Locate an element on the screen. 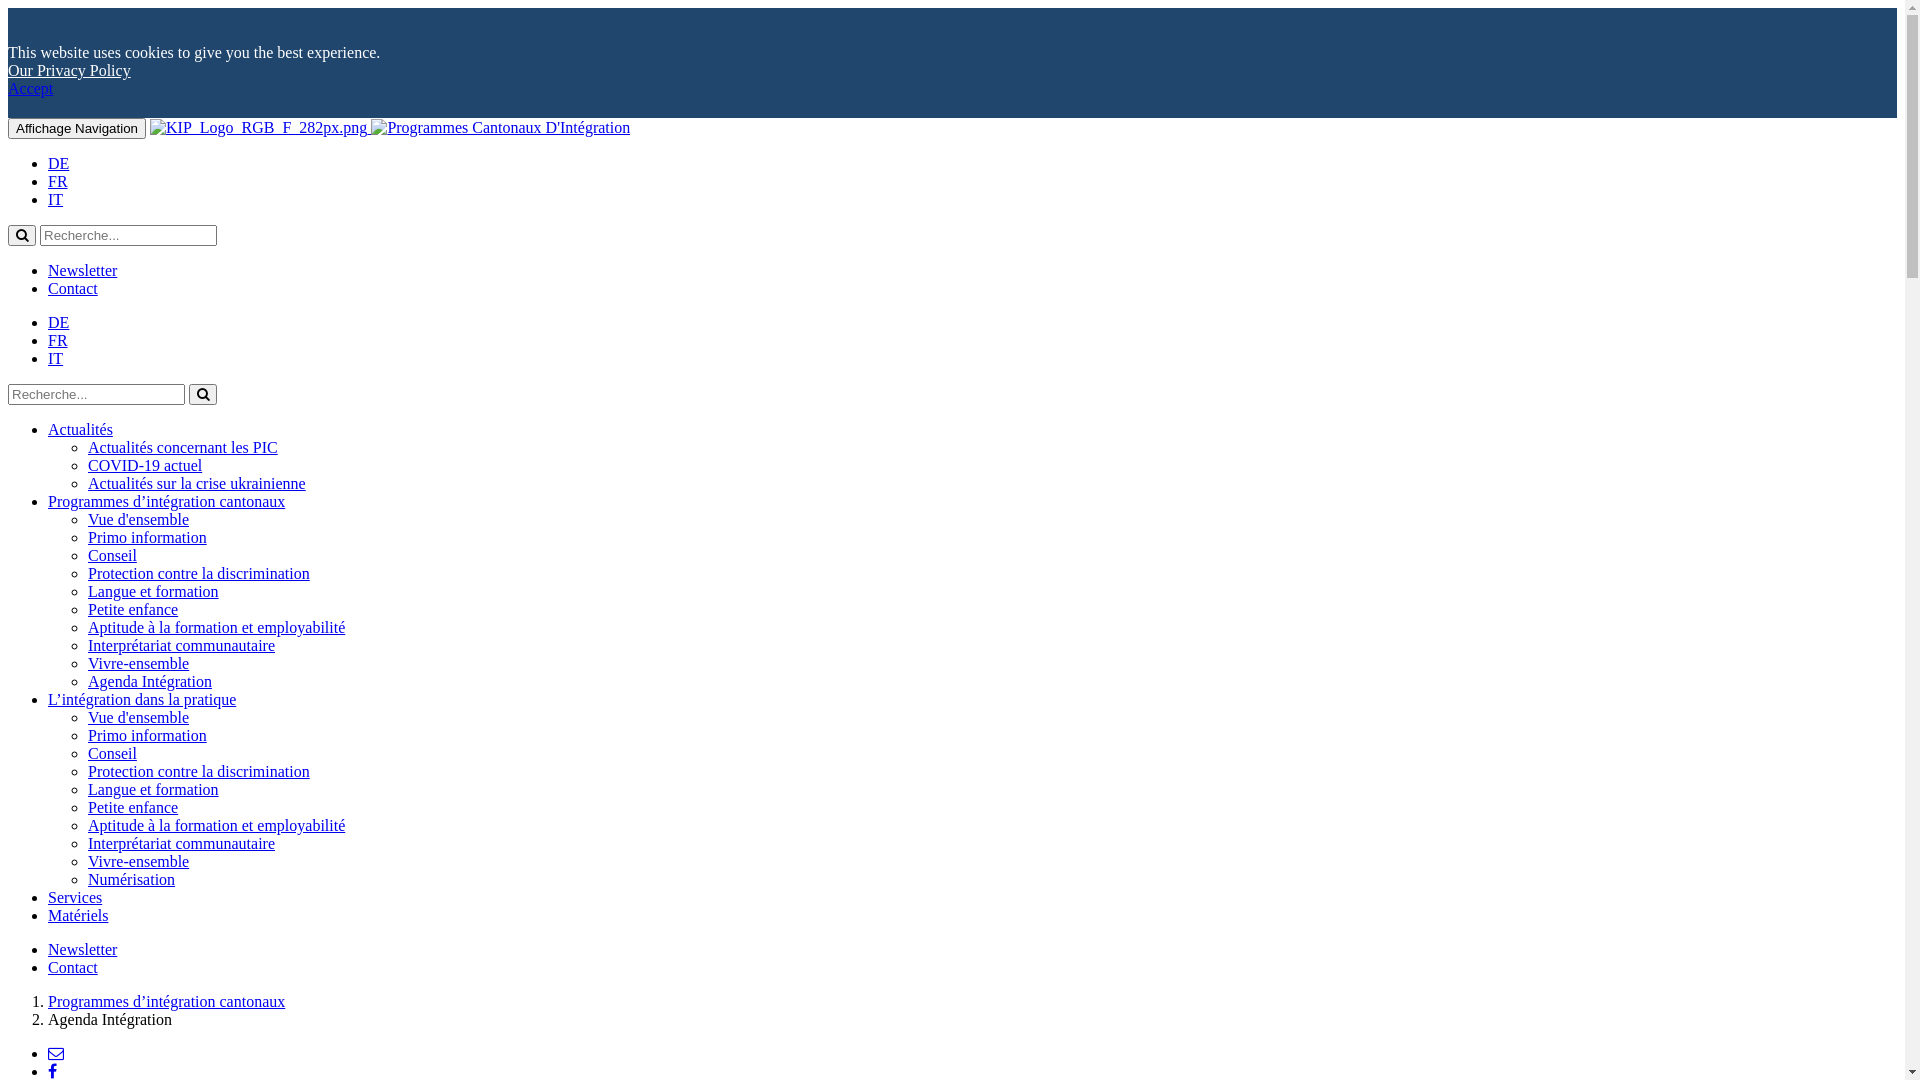 The height and width of the screenshot is (1080, 1920). 'IT' is located at coordinates (55, 357).